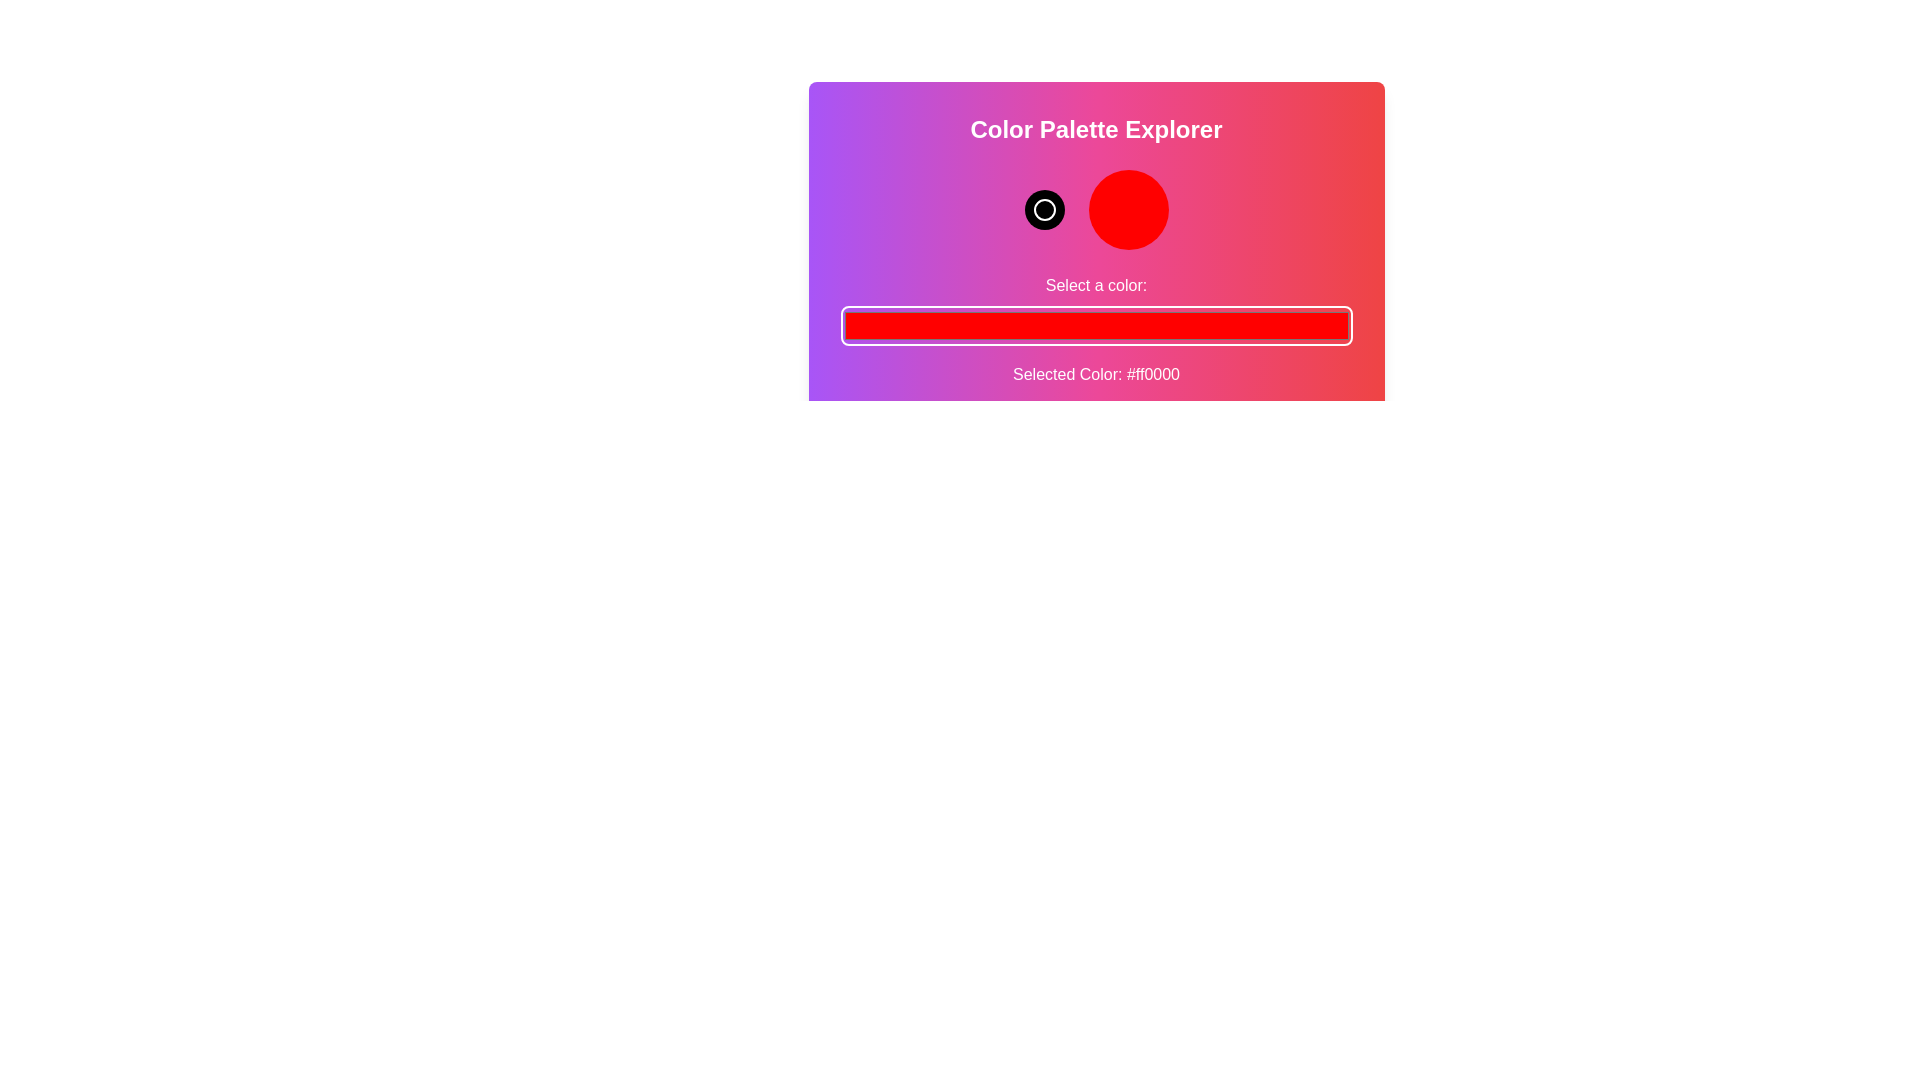 The image size is (1920, 1080). I want to click on the color picker to a specific color value 9796868, so click(1095, 325).